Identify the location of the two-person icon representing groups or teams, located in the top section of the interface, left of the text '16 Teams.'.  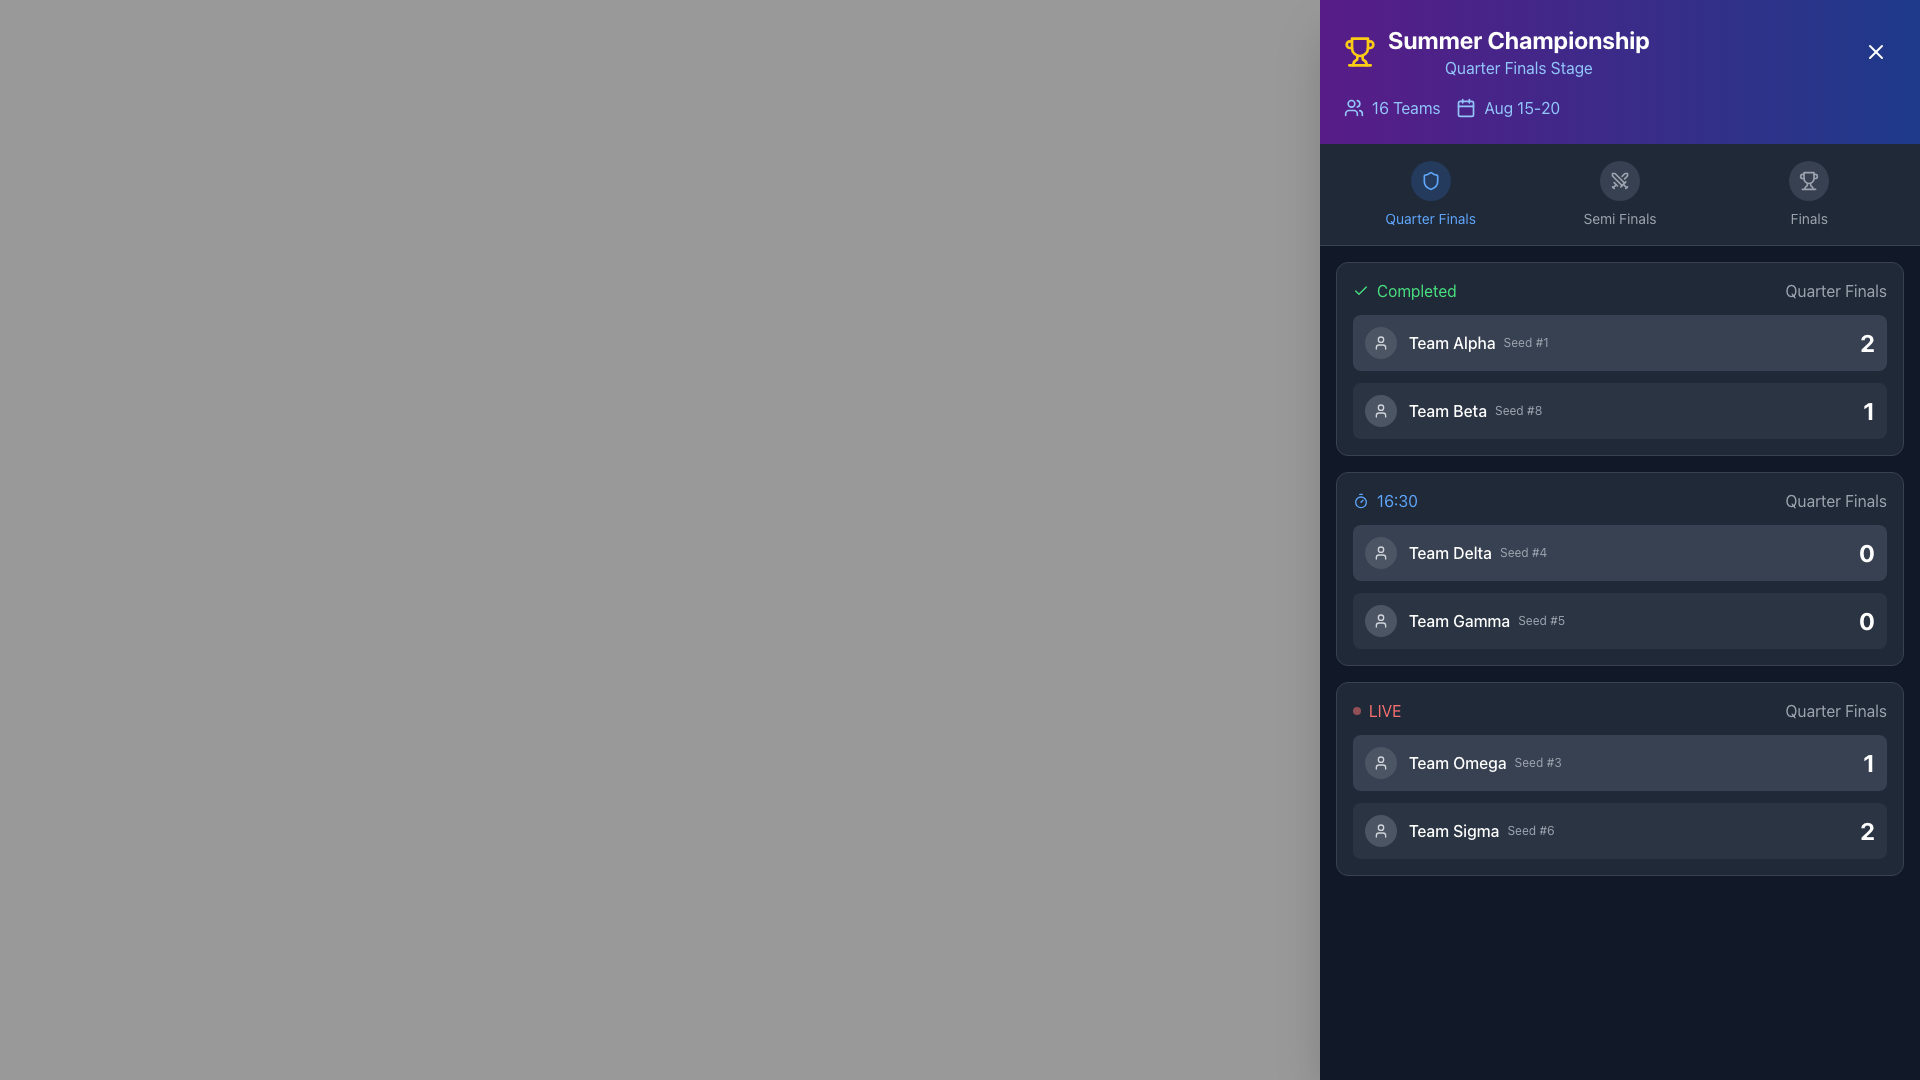
(1353, 108).